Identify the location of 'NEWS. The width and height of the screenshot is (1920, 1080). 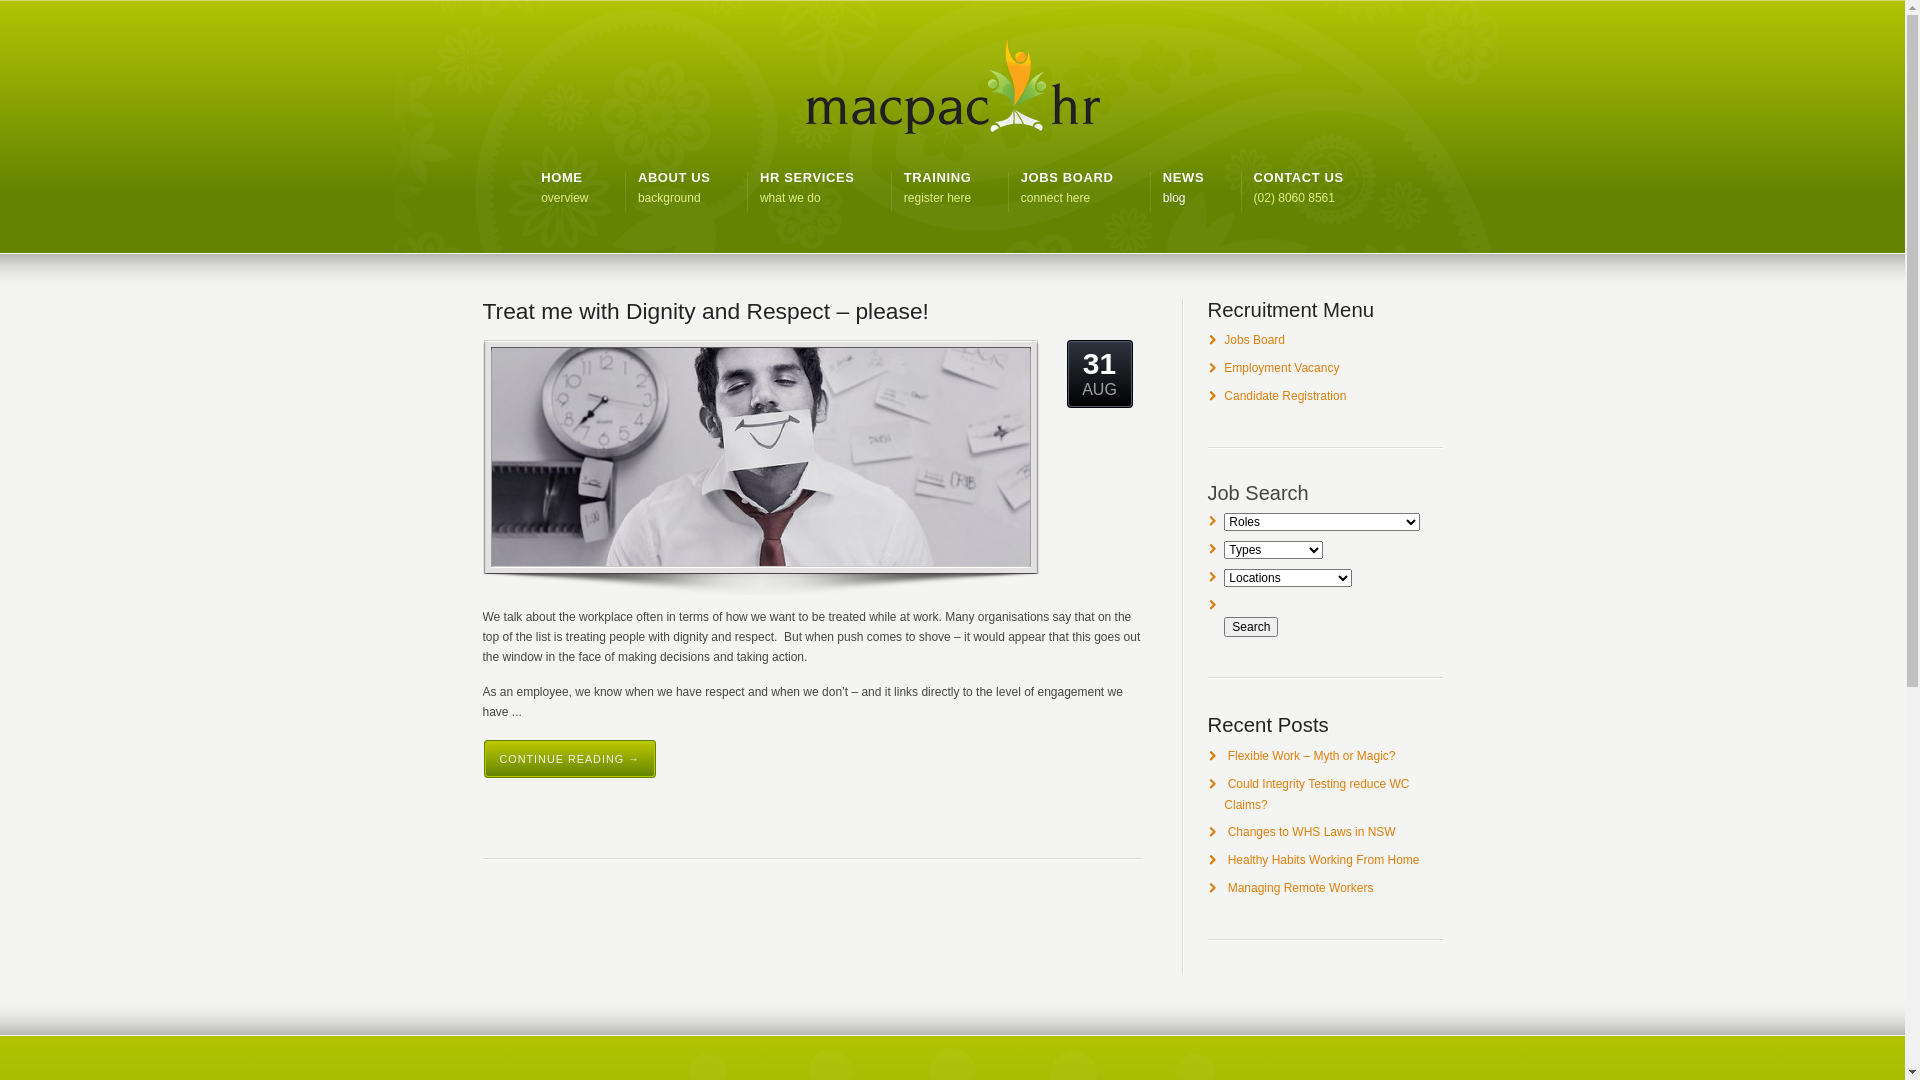
(1183, 188).